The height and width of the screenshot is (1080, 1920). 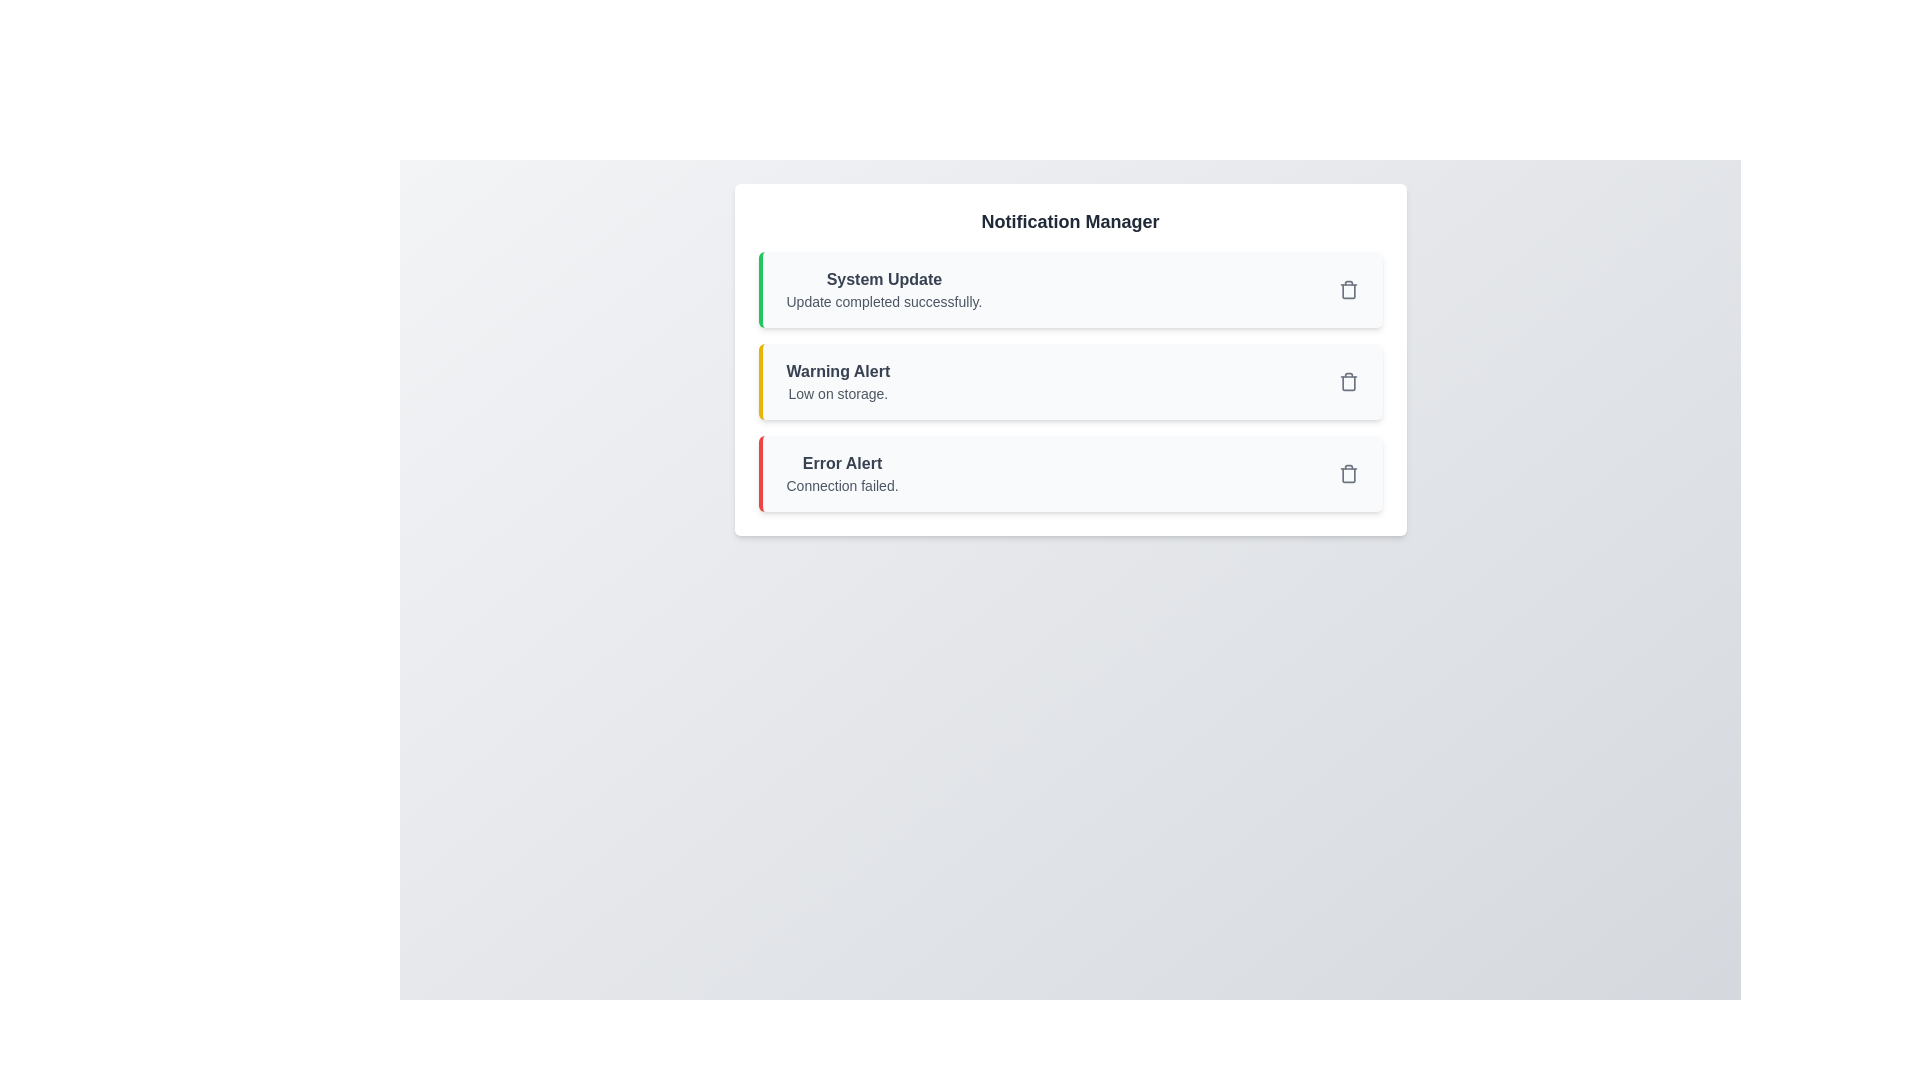 I want to click on the interactive trash icon (SVG graphic) located at the right-hand side of the 'Error Alert' notification block in the 'Notification Manager' interface, so click(x=1348, y=474).